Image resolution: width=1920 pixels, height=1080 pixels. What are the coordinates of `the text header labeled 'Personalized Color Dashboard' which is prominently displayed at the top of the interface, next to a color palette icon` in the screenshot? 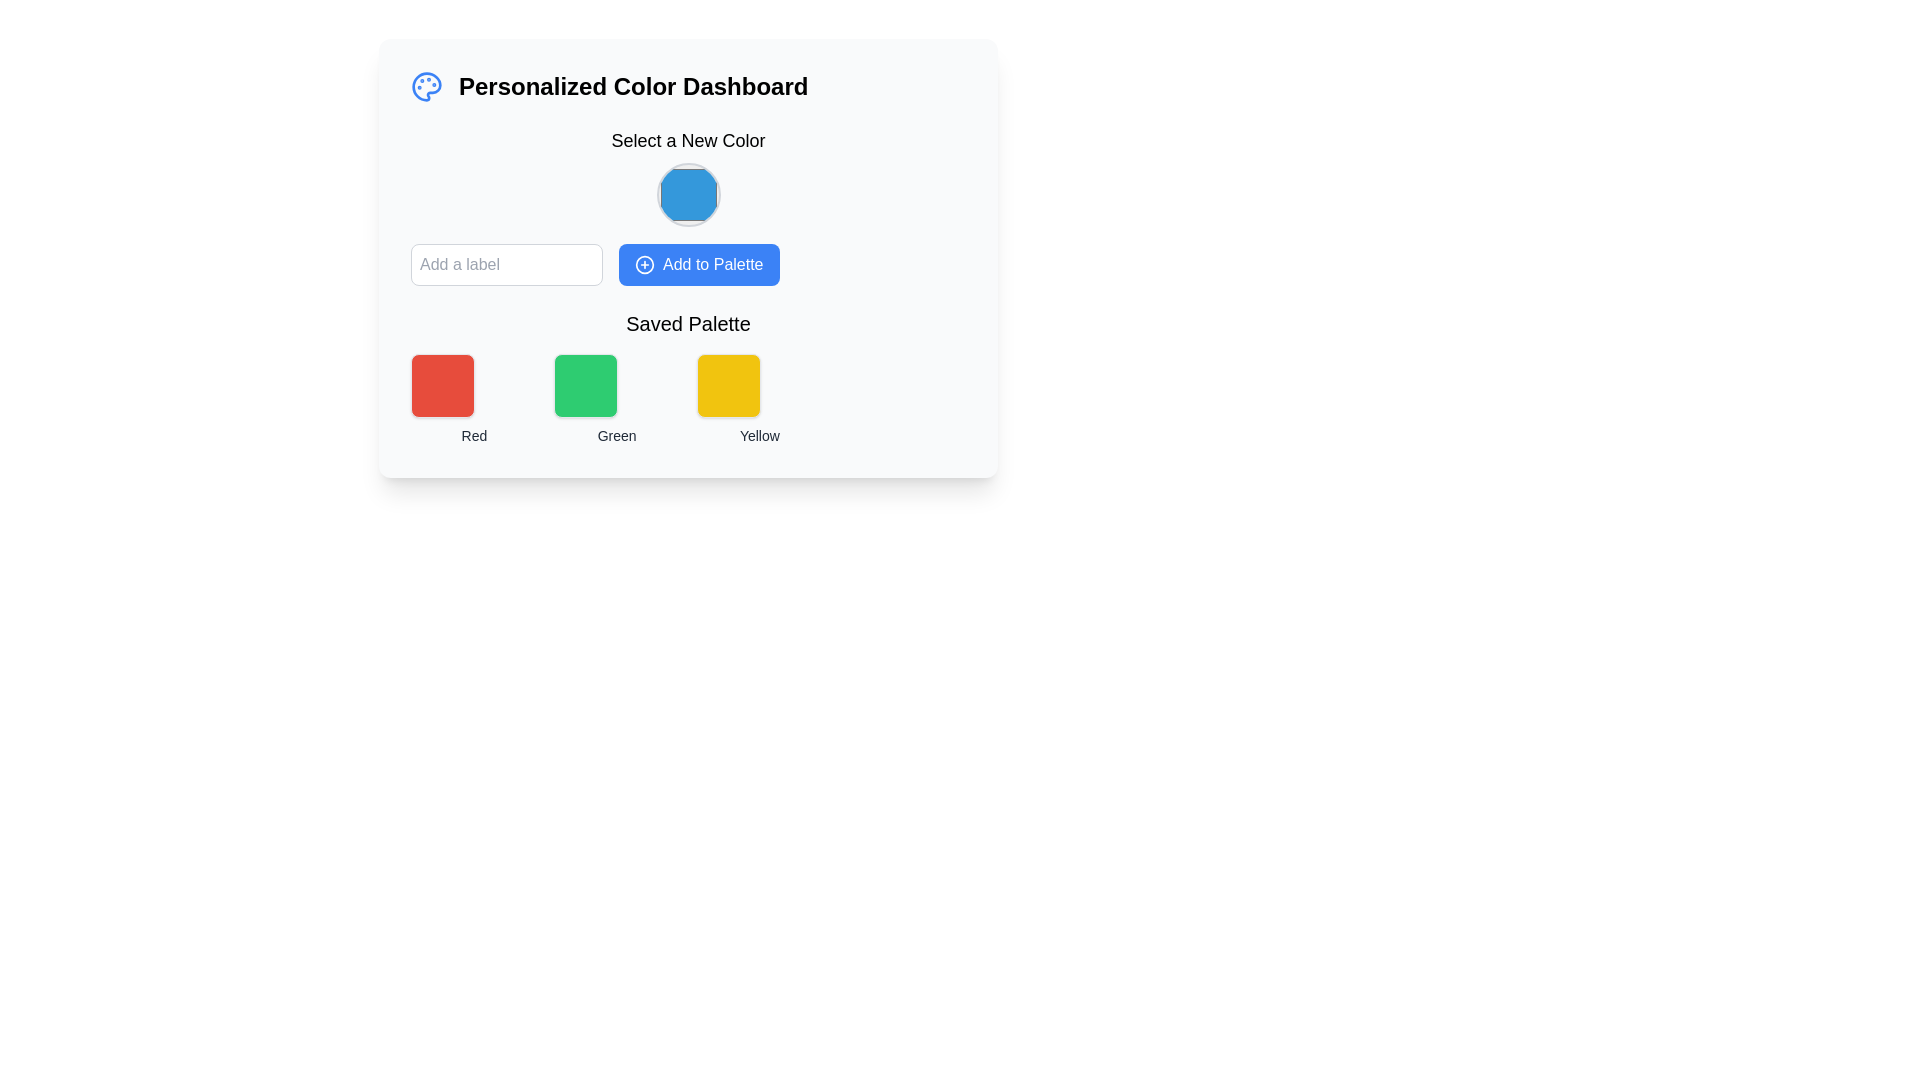 It's located at (632, 86).